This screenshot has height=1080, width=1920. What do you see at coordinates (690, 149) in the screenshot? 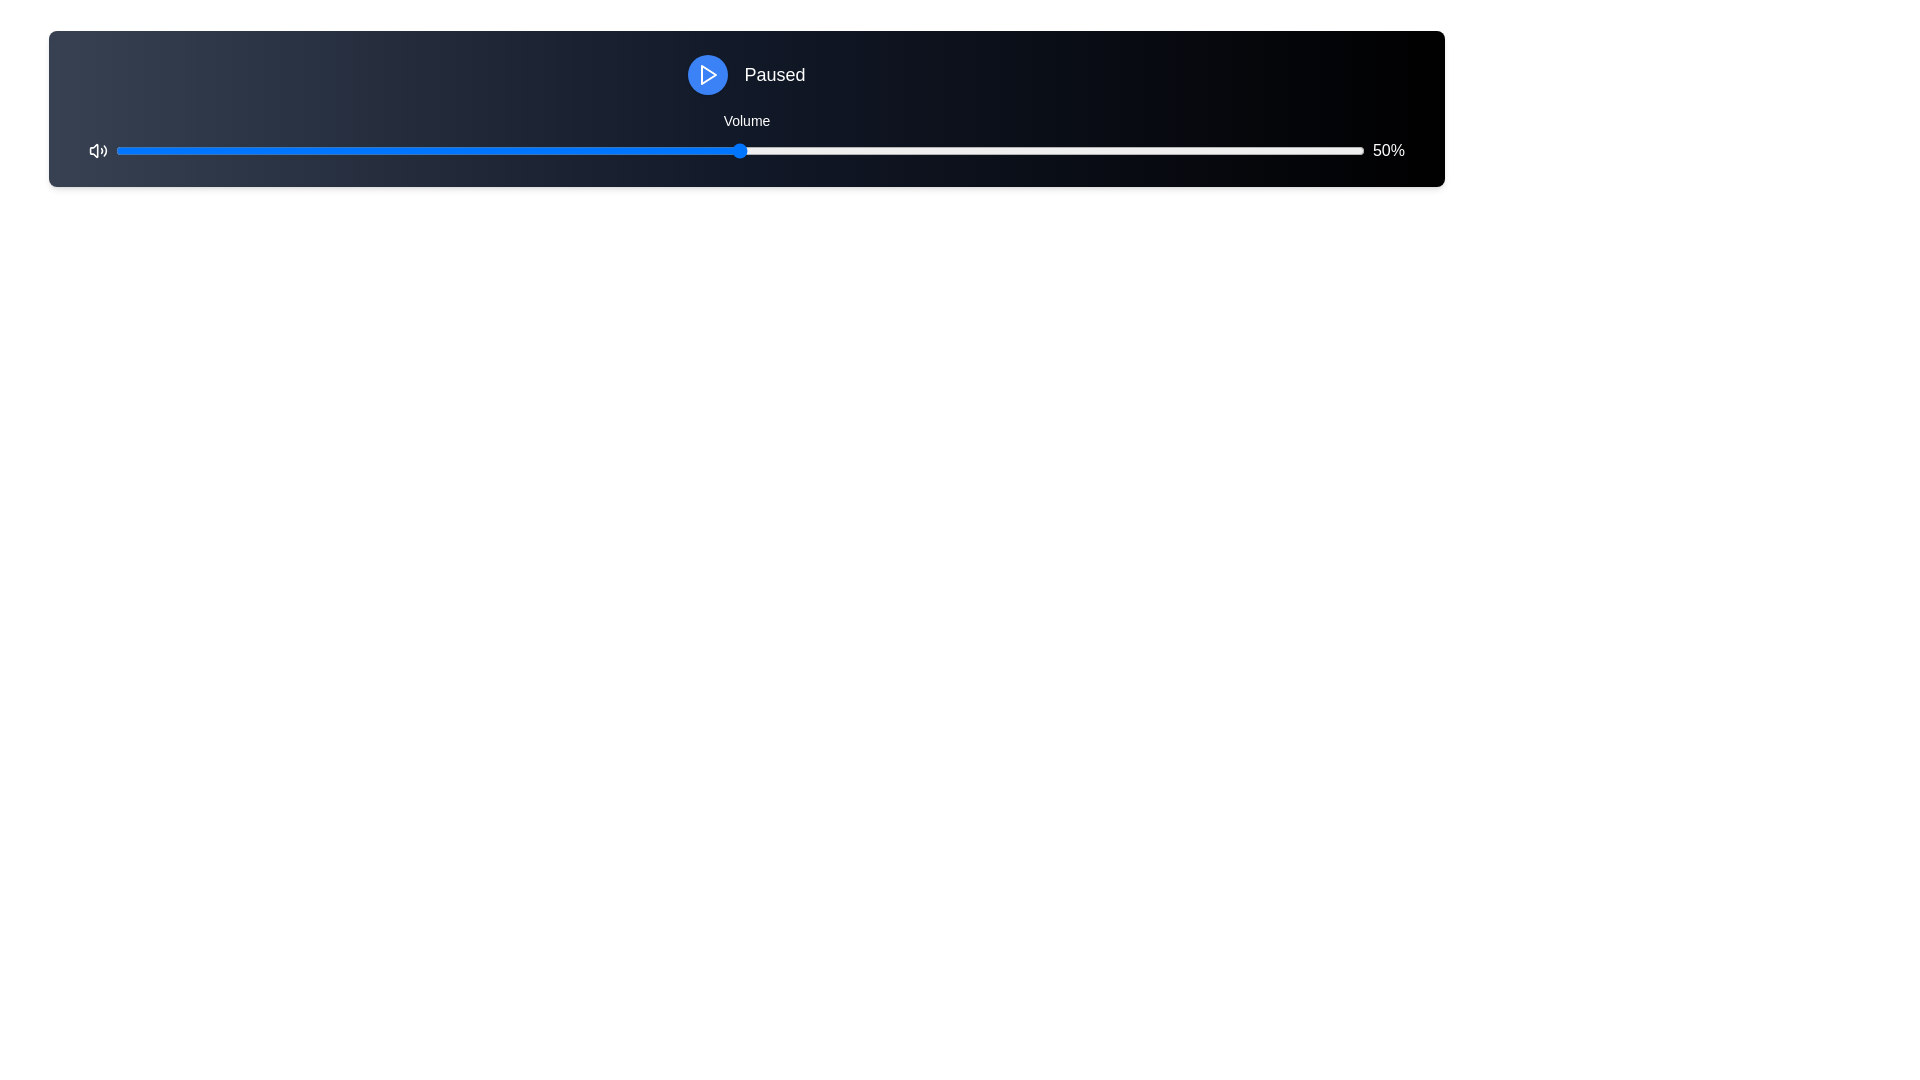
I see `the volume level` at bounding box center [690, 149].